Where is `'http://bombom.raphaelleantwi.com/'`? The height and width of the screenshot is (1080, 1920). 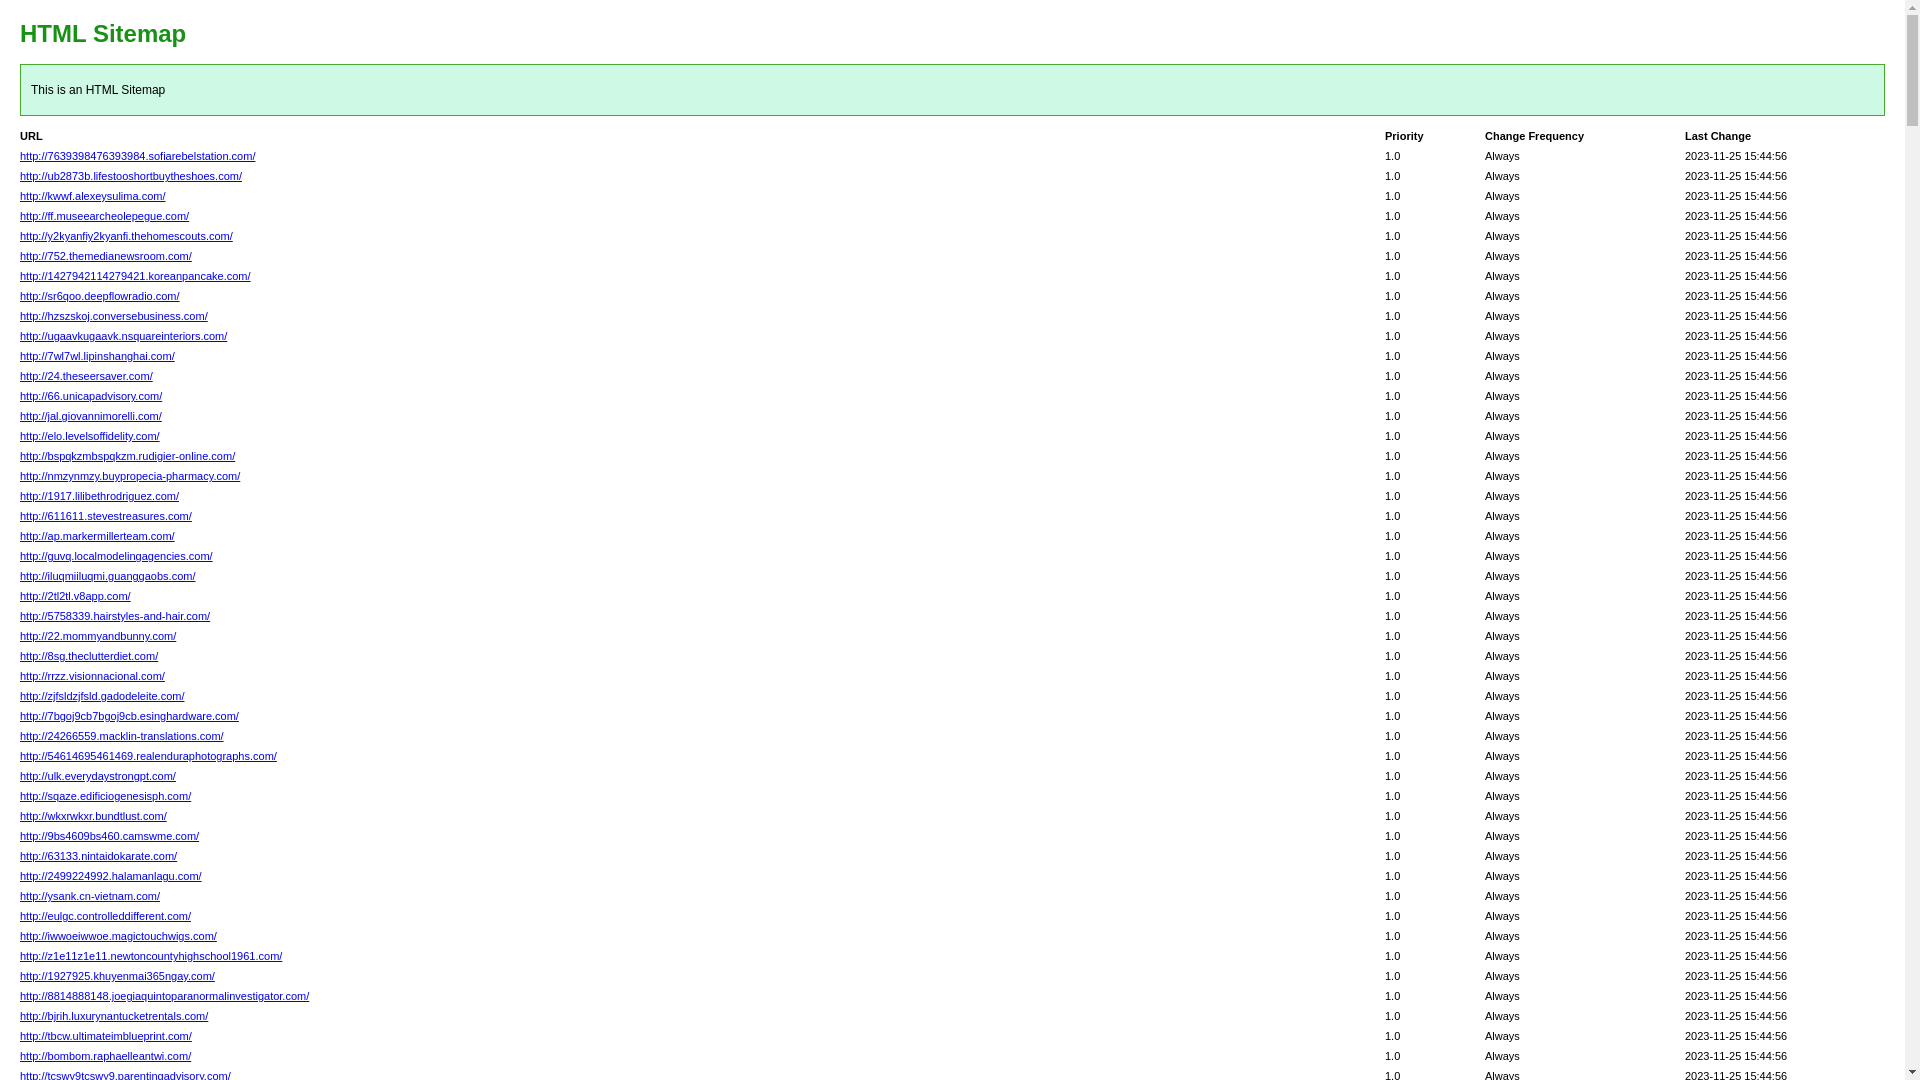
'http://bombom.raphaelleantwi.com/' is located at coordinates (104, 1055).